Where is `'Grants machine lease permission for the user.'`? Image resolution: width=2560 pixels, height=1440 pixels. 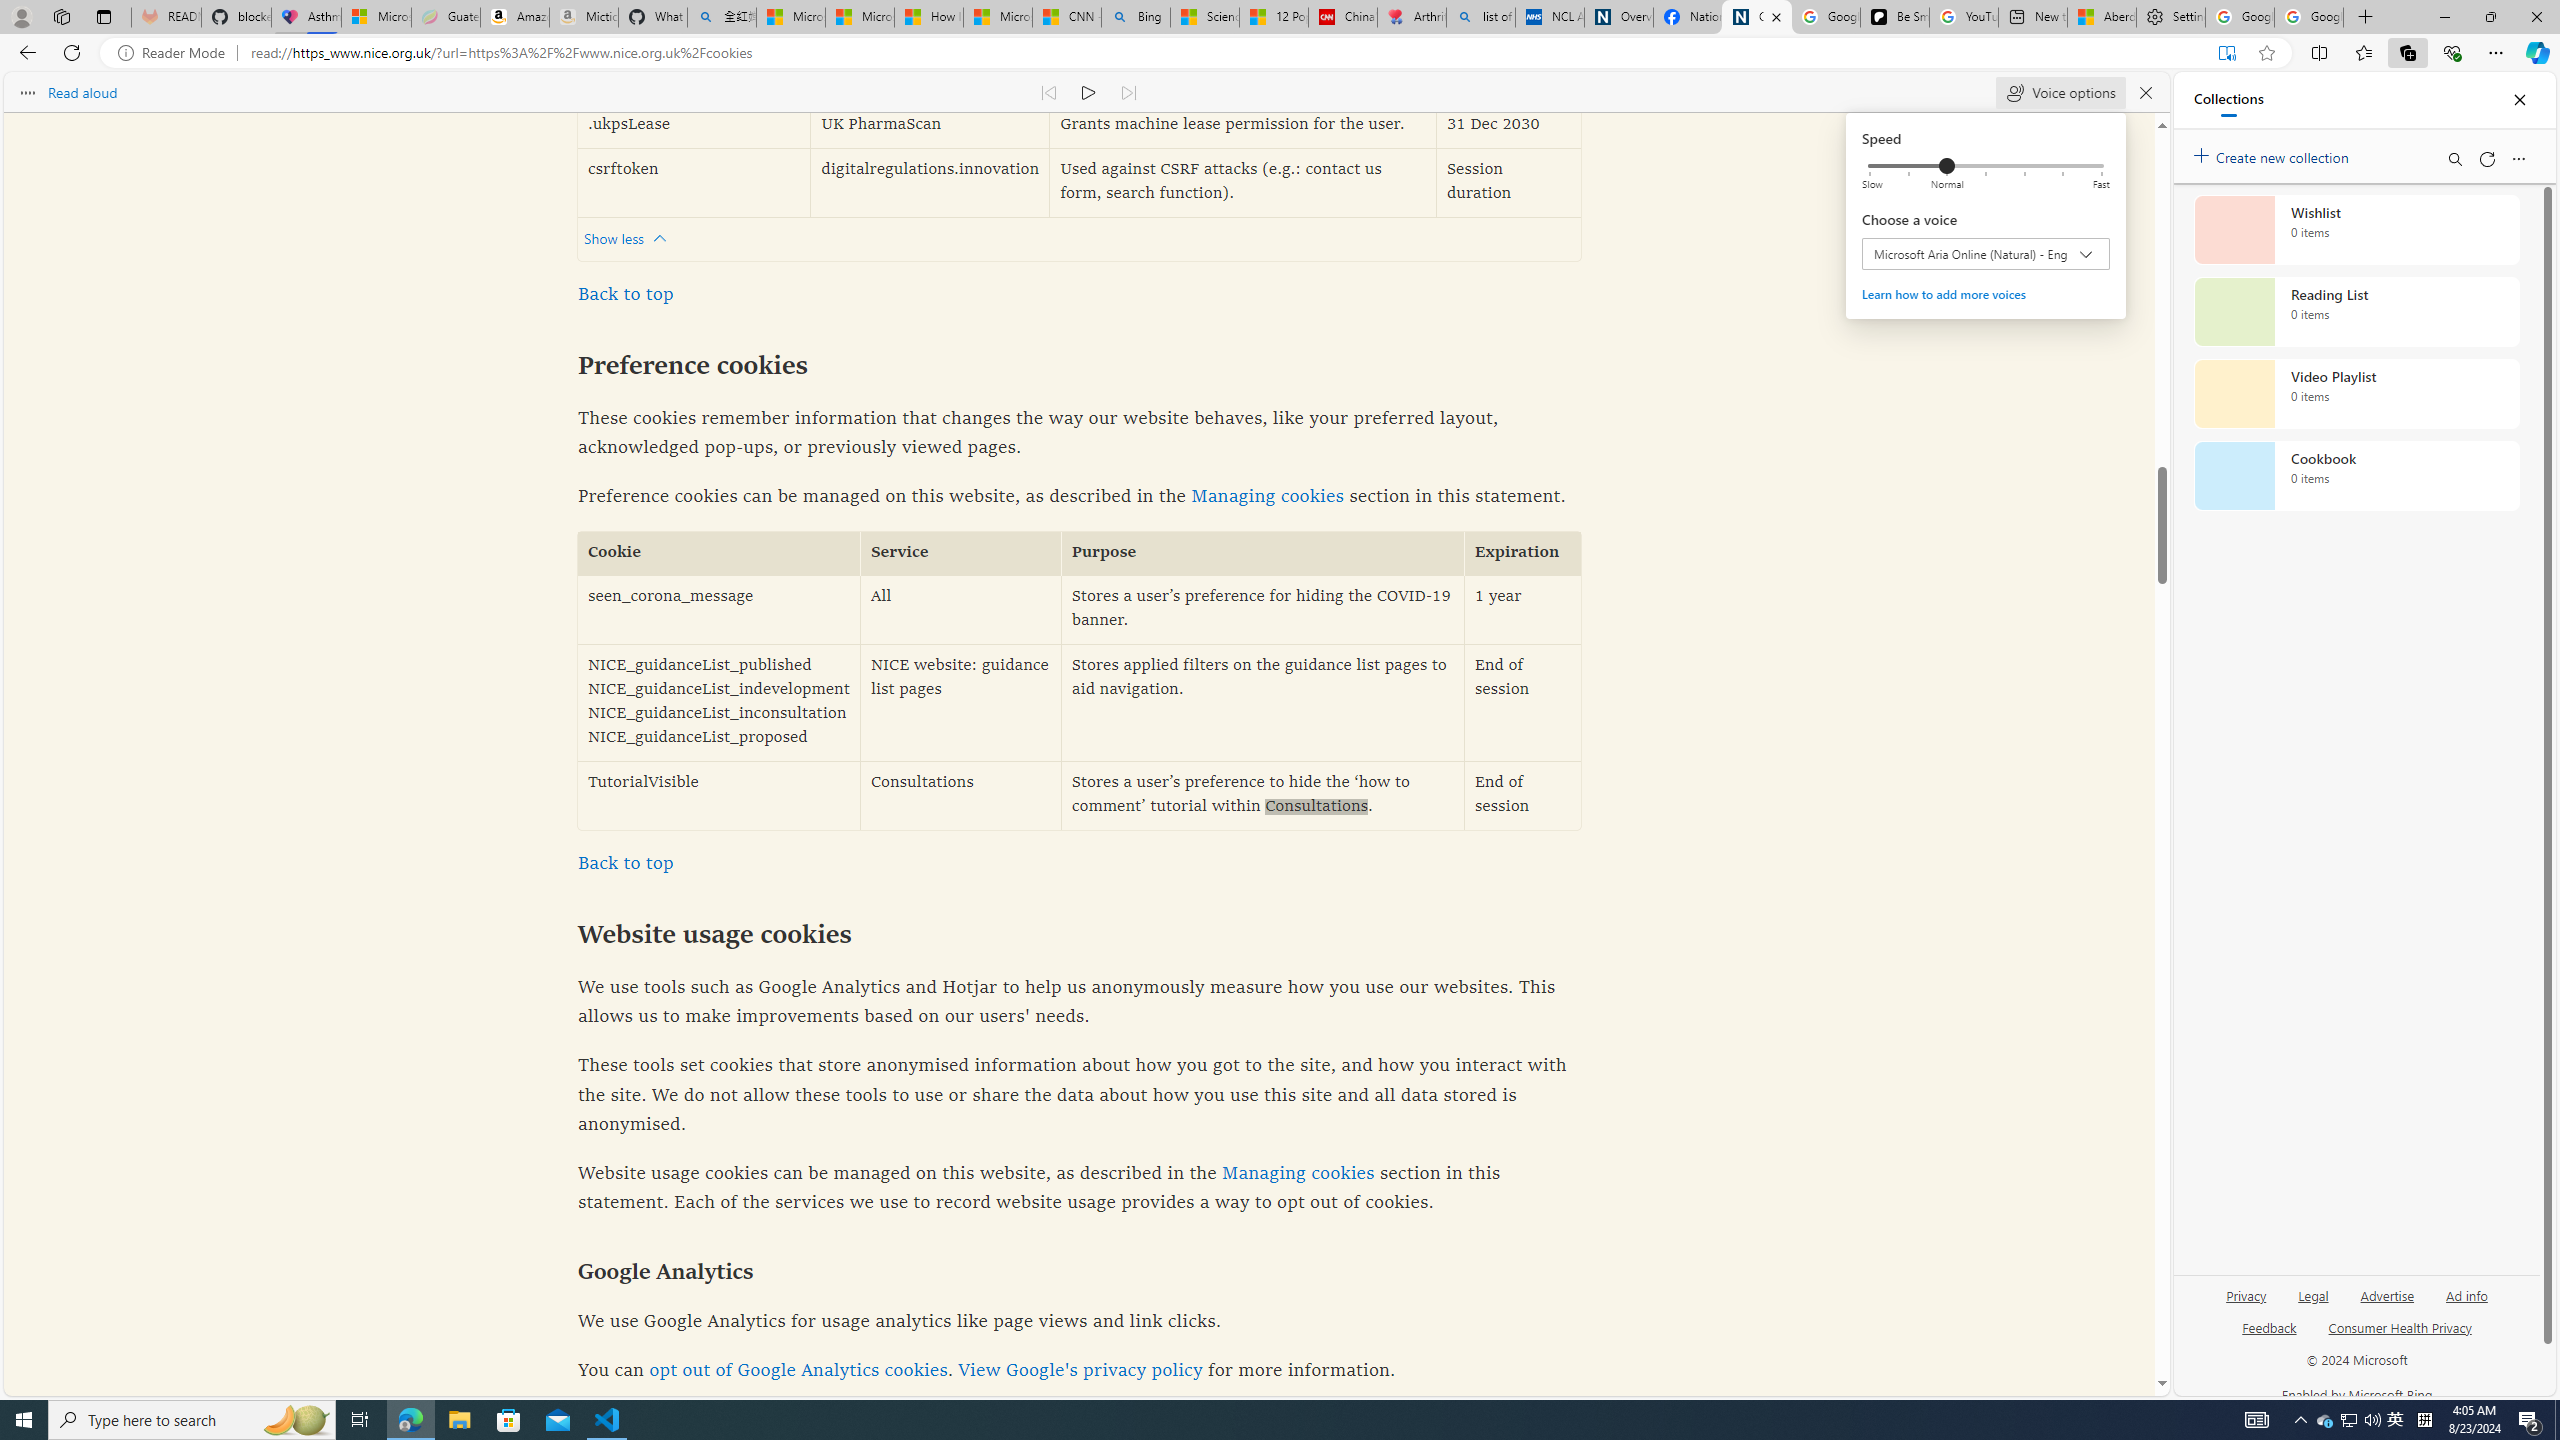
'Grants machine lease permission for the user.' is located at coordinates (1242, 125).